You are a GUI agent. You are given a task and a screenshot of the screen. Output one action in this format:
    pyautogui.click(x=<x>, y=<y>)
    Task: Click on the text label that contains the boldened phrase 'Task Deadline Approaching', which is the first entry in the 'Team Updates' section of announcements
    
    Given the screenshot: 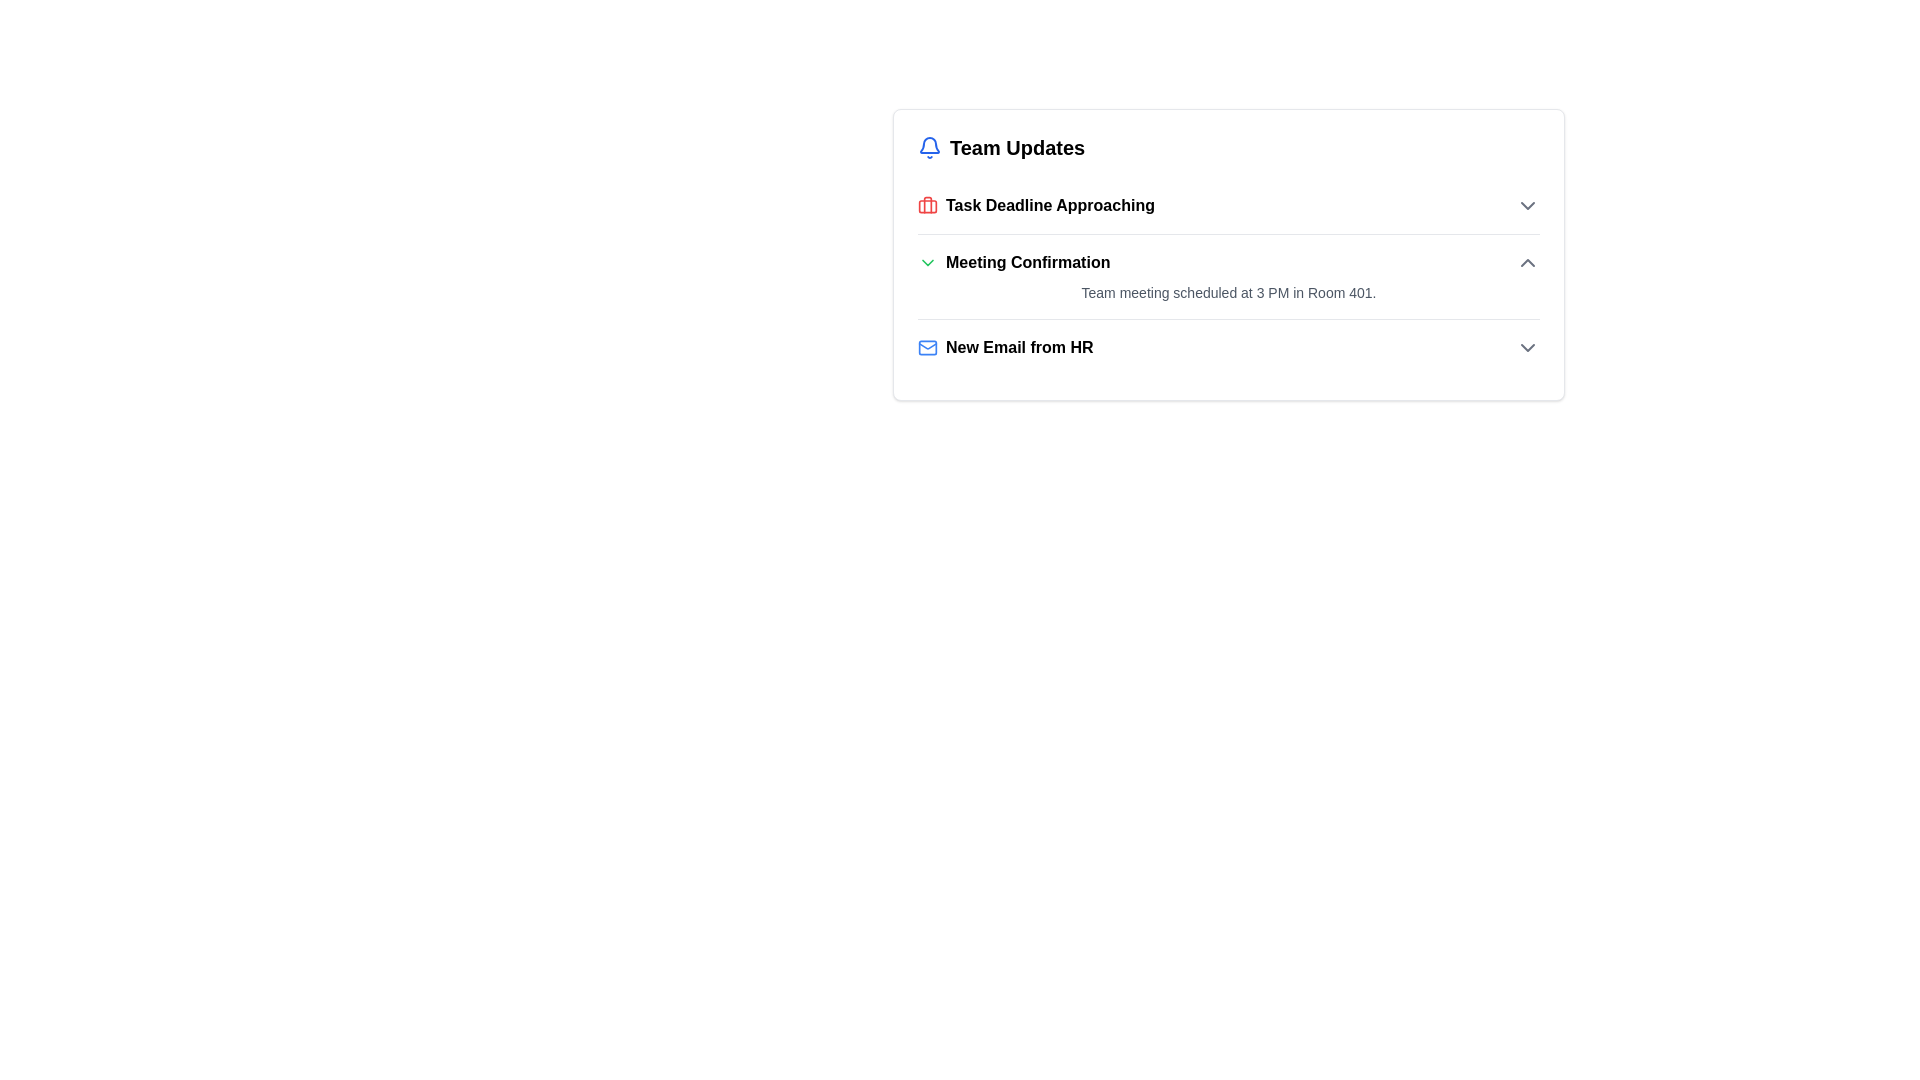 What is the action you would take?
    pyautogui.click(x=1049, y=205)
    